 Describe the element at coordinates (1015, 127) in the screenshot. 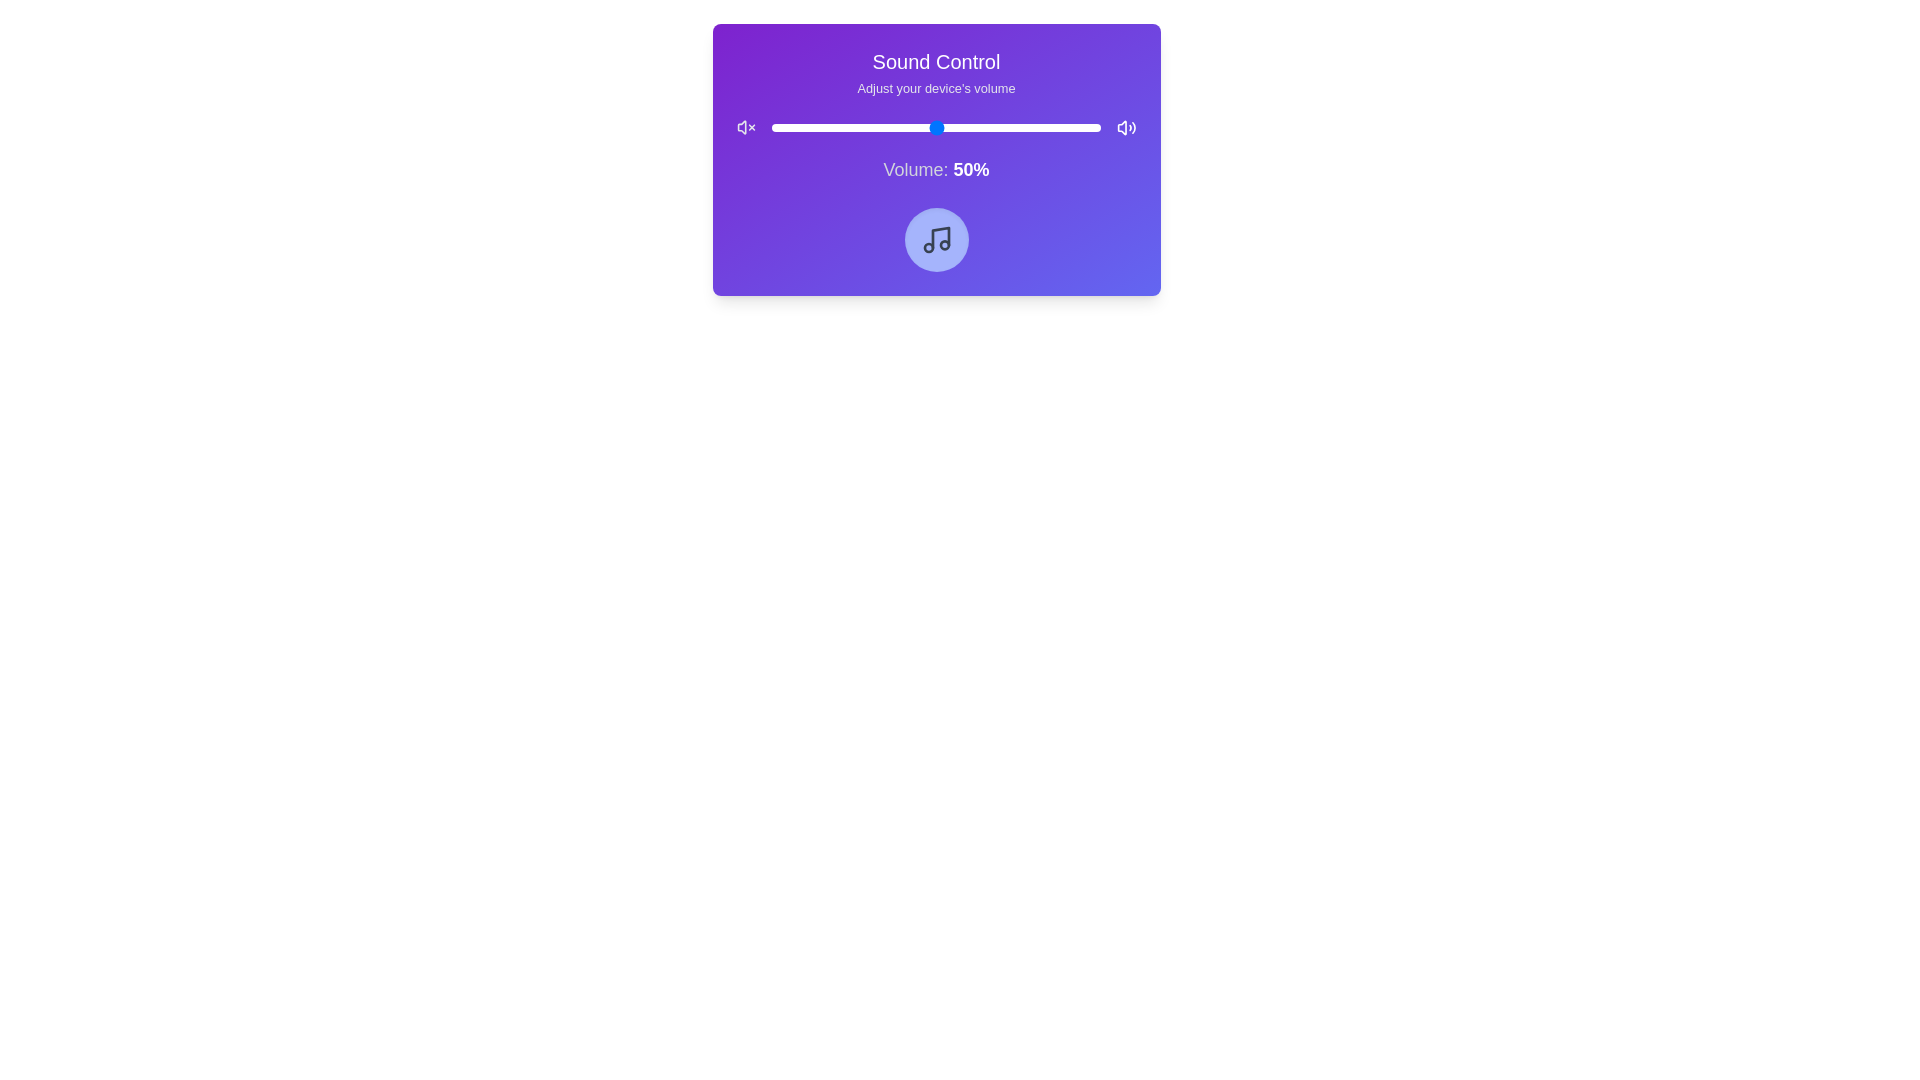

I see `the volume slider to 74%` at that location.